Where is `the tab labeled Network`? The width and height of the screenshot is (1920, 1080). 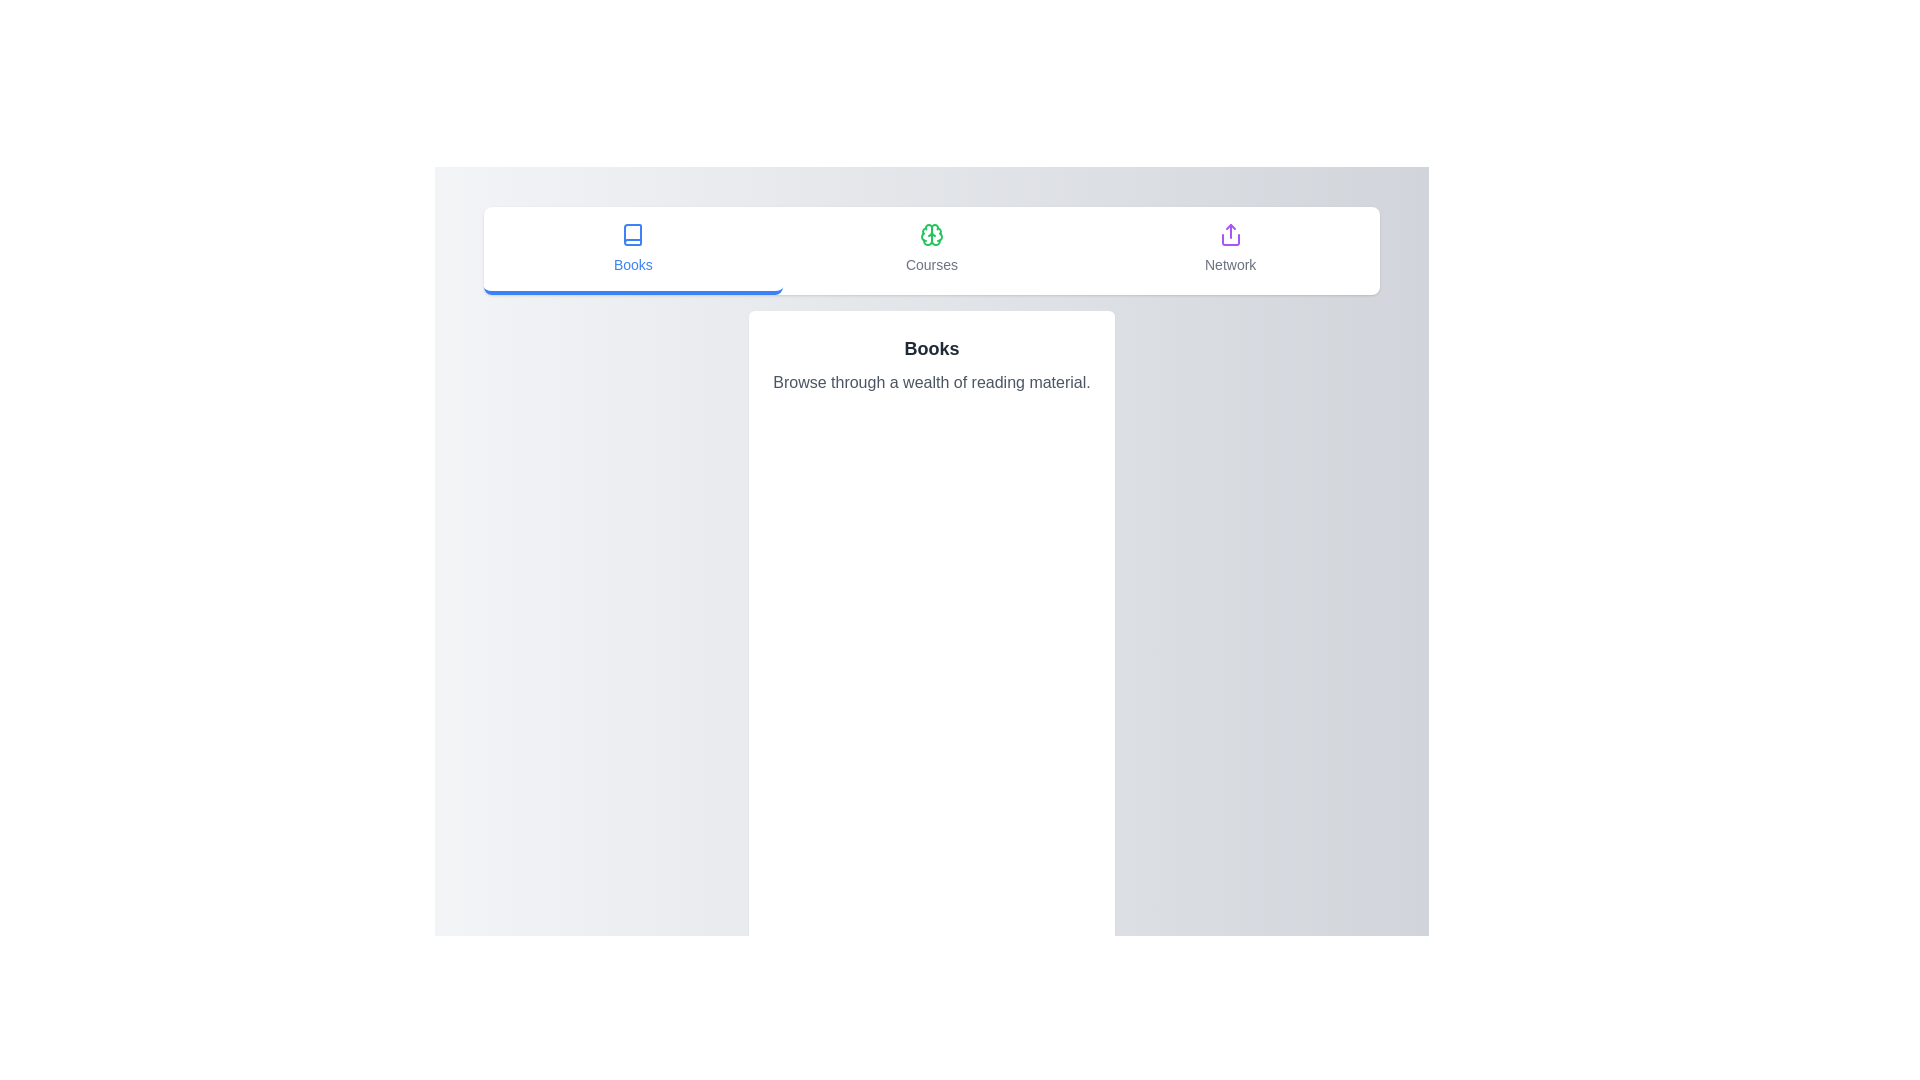
the tab labeled Network is located at coordinates (1229, 249).